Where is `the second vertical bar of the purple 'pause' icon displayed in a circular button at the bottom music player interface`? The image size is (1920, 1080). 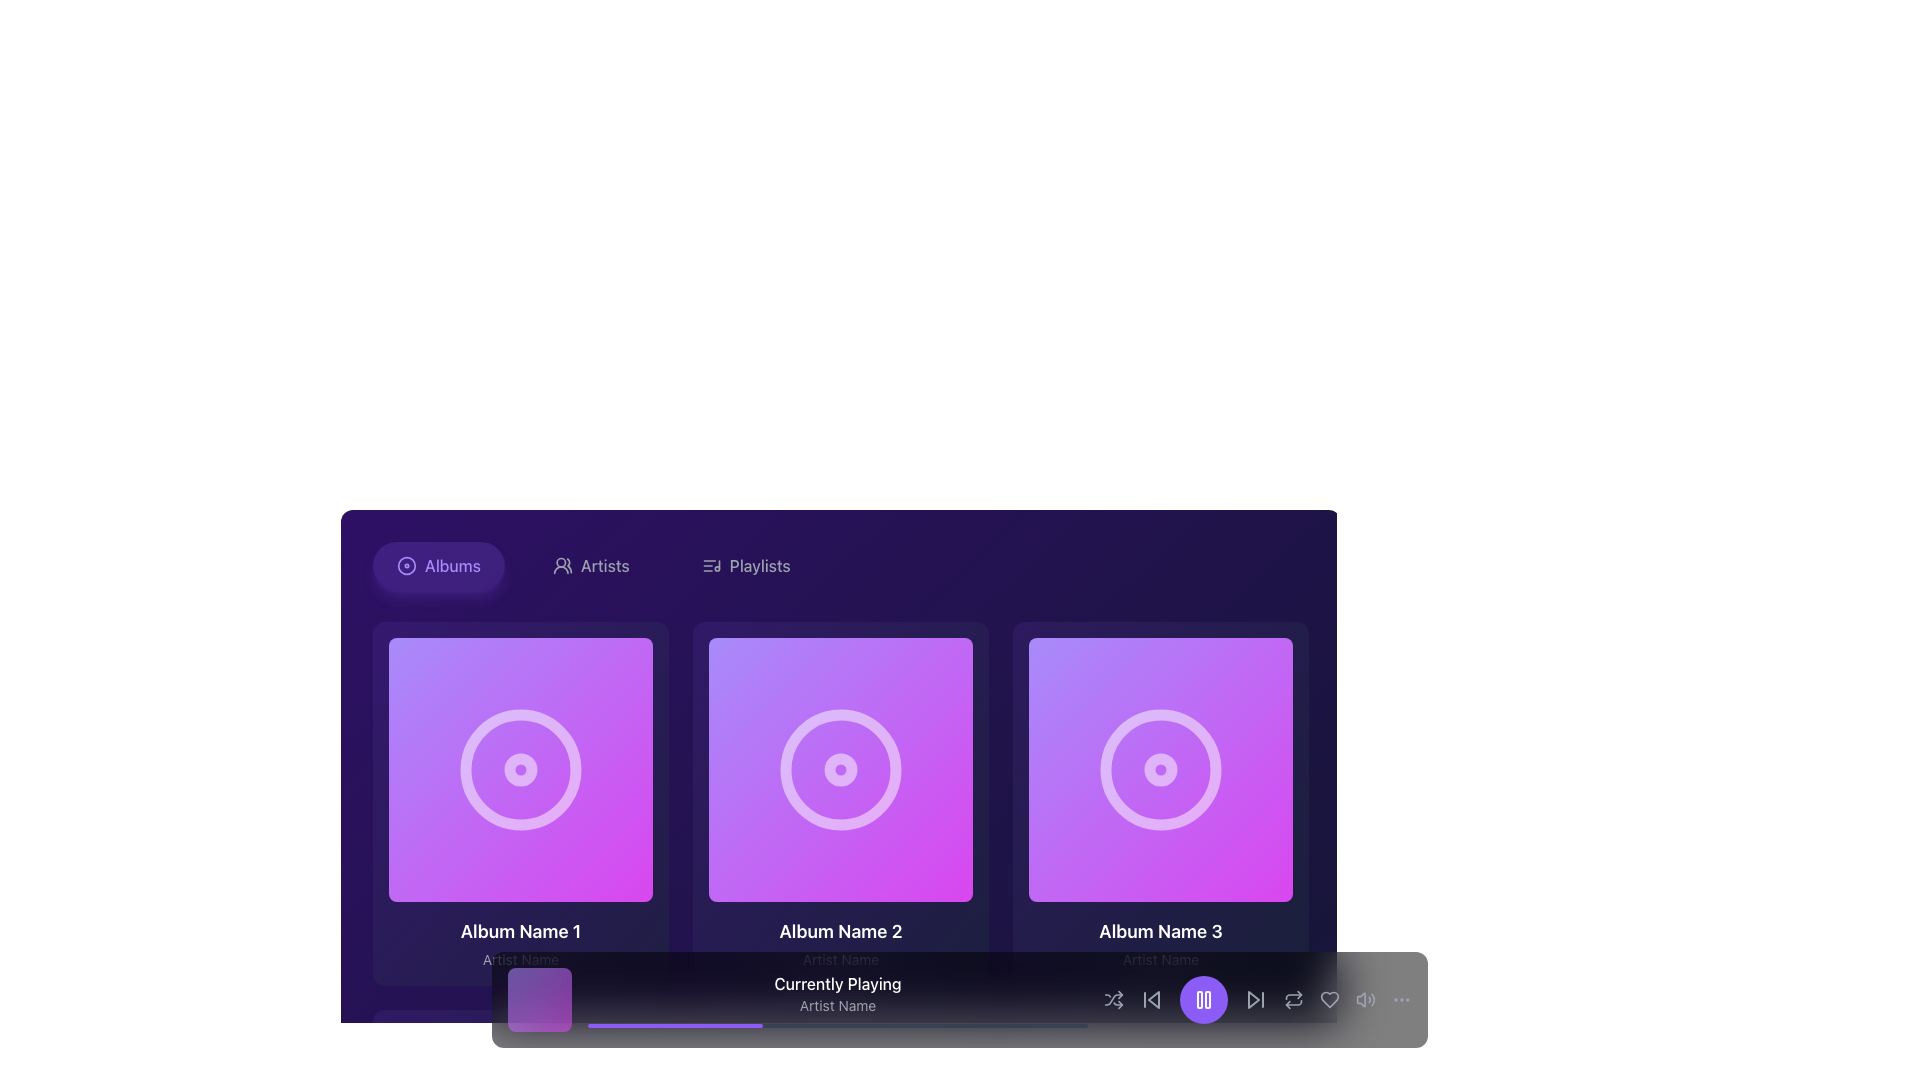 the second vertical bar of the purple 'pause' icon displayed in a circular button at the bottom music player interface is located at coordinates (1207, 999).